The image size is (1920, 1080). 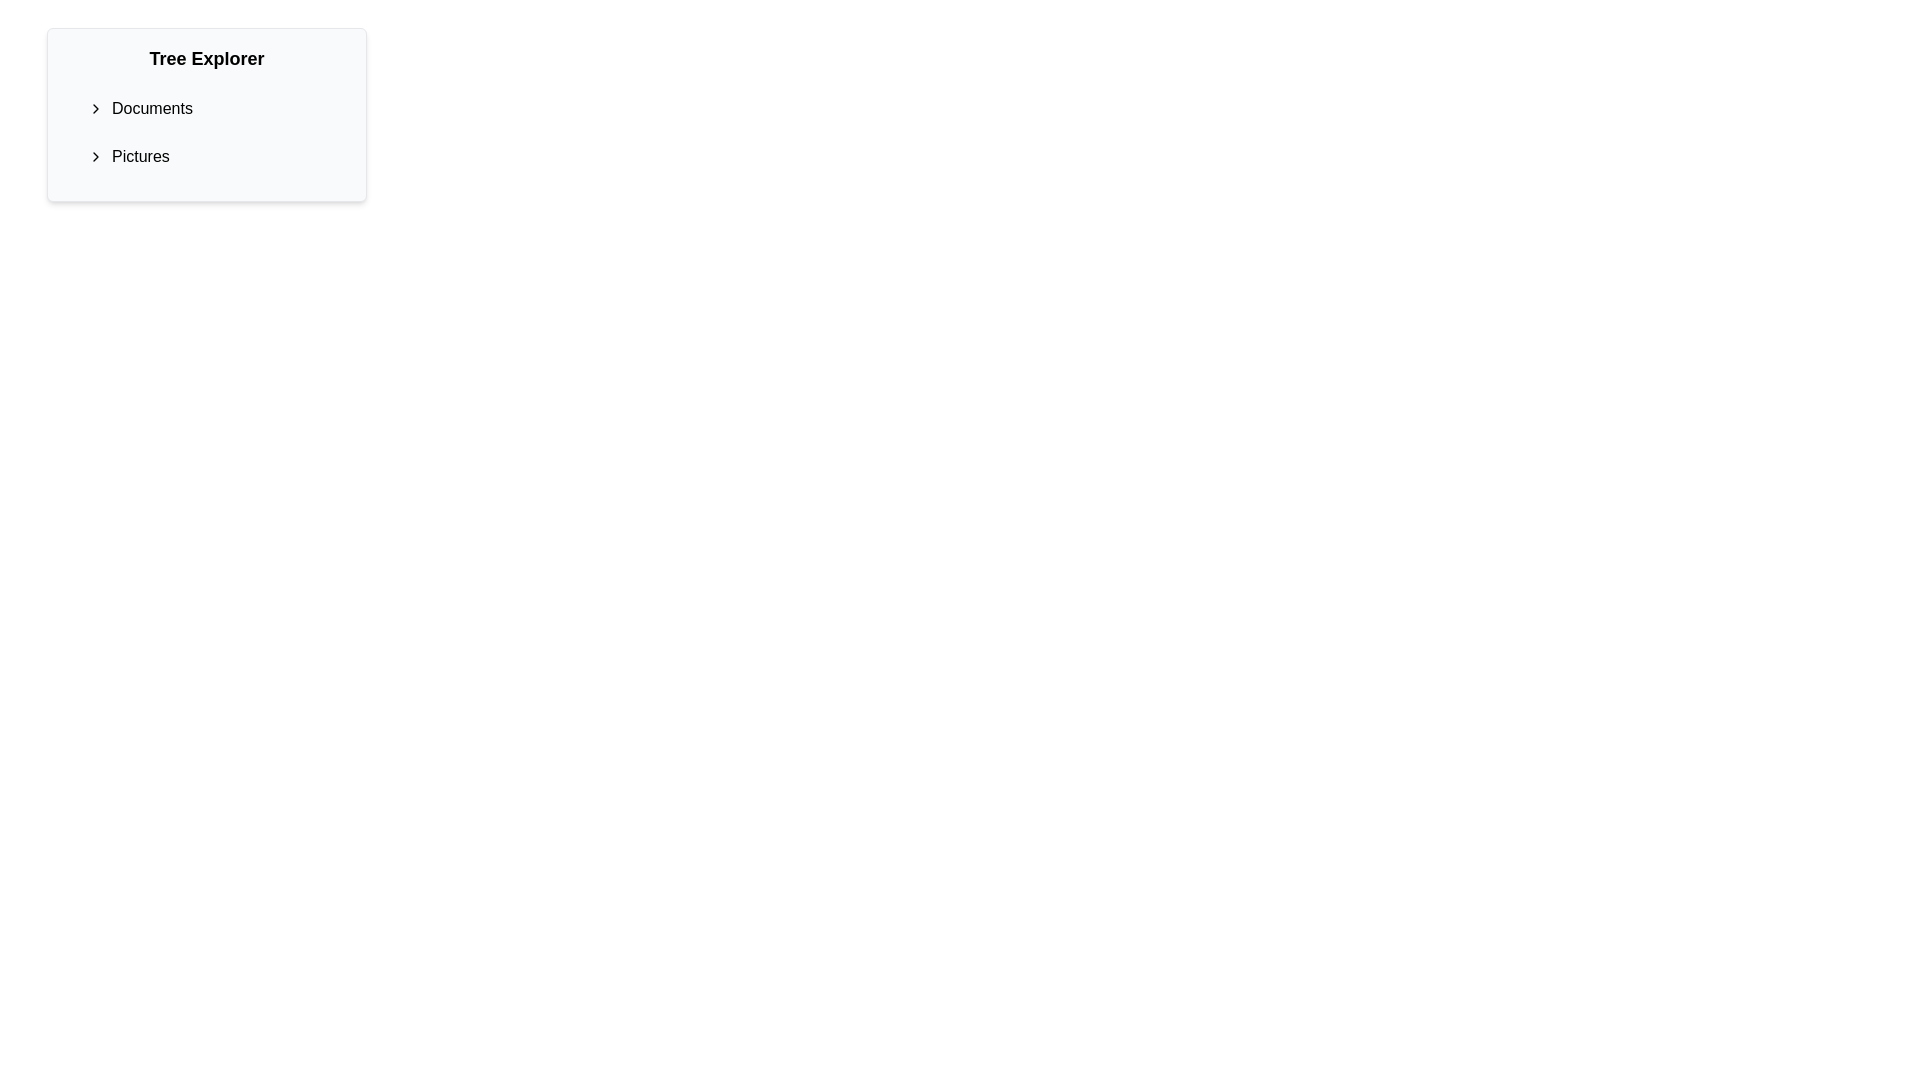 I want to click on the text label displaying the word 'Pictures', so click(x=139, y=156).